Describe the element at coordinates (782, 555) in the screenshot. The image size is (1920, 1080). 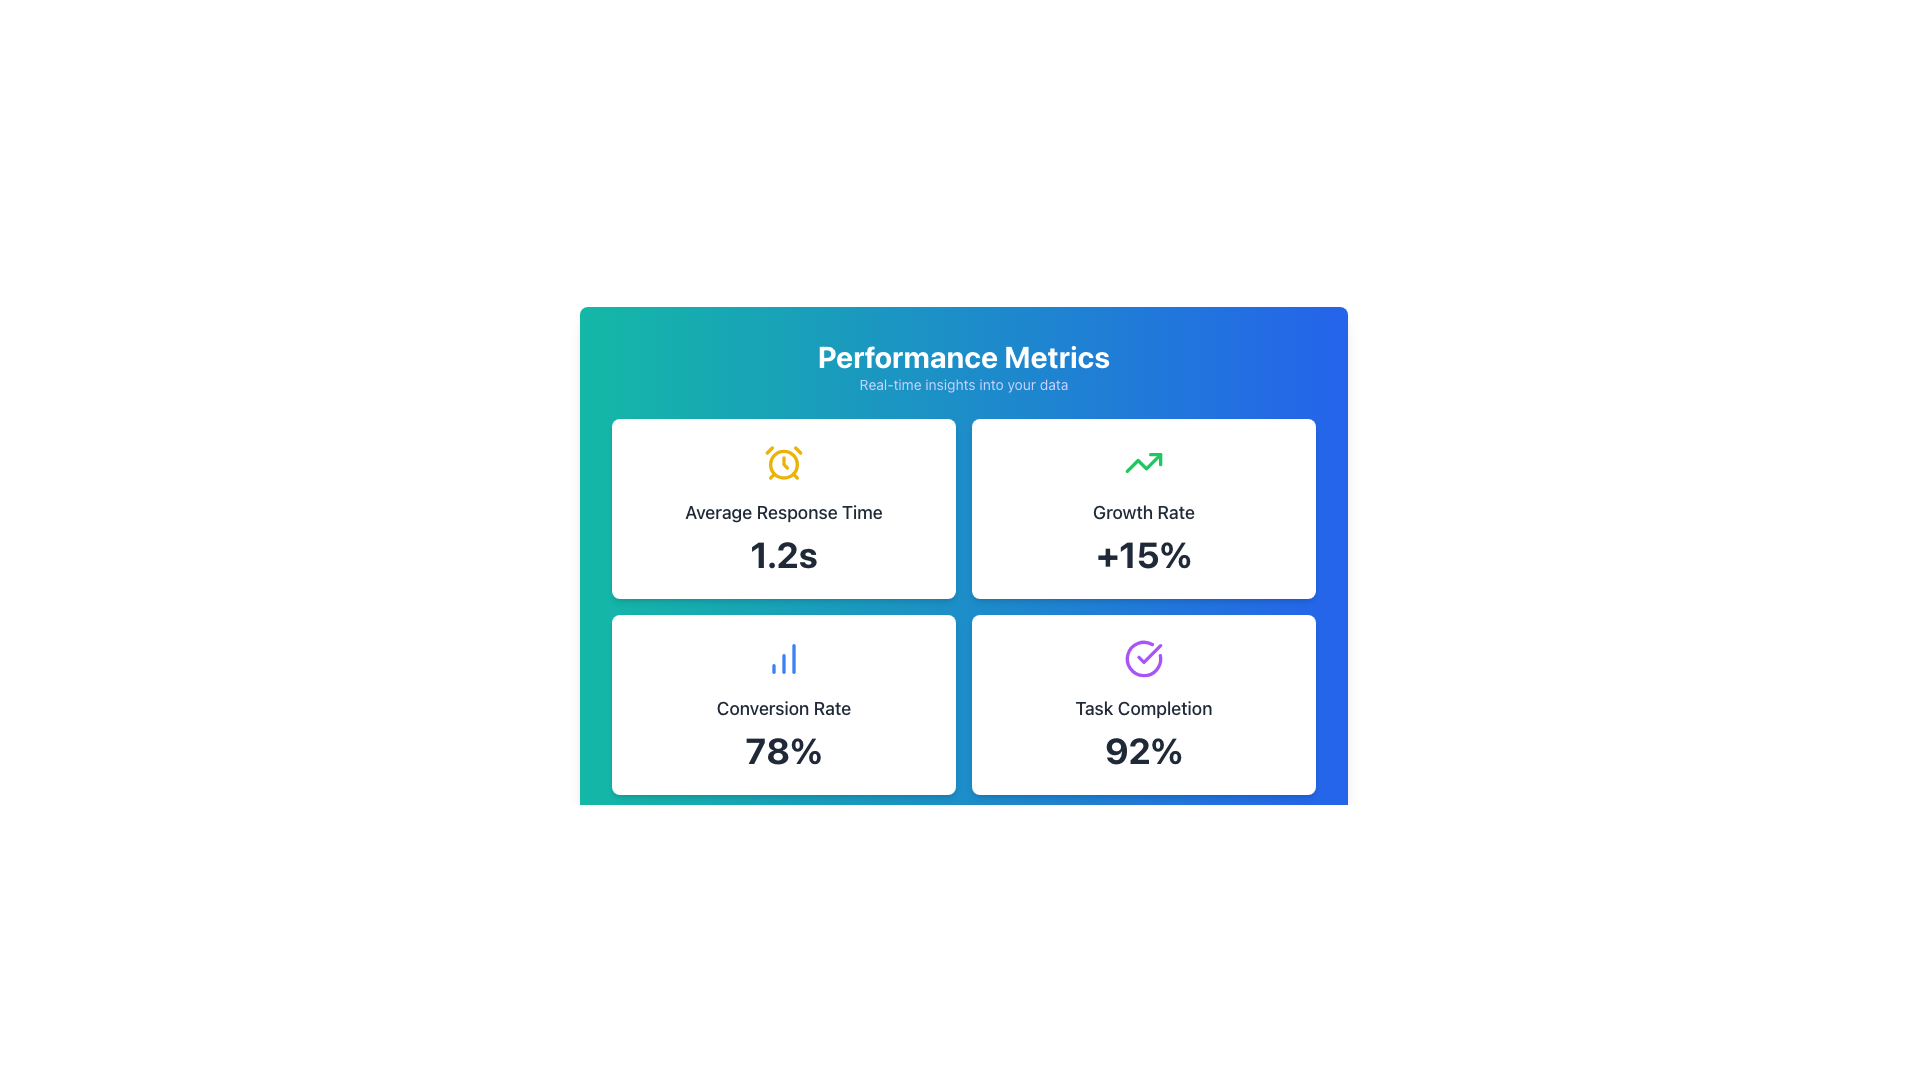
I see `bold text element displaying '1.2s' which is centrally located in the top-left card of the 2x2 card grid under 'Performance Metrics'` at that location.